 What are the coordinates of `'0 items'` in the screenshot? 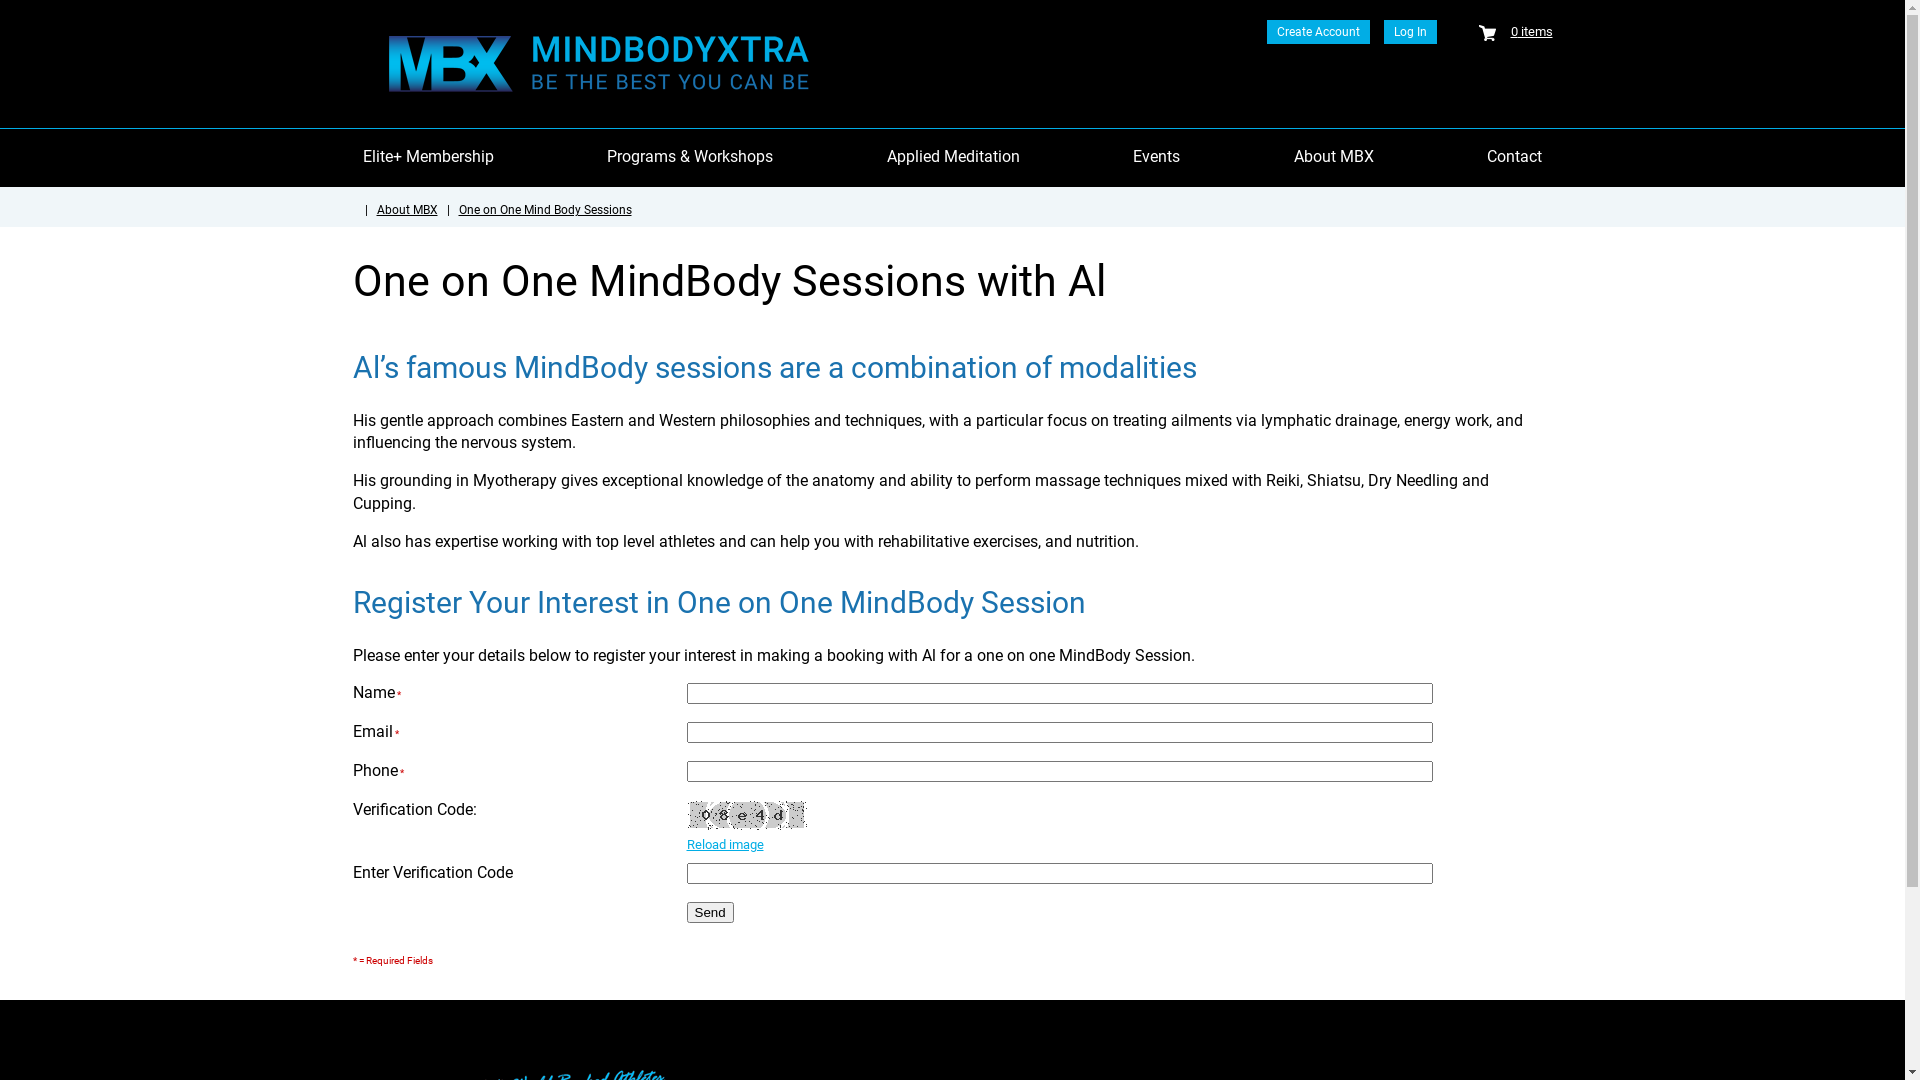 It's located at (1524, 31).